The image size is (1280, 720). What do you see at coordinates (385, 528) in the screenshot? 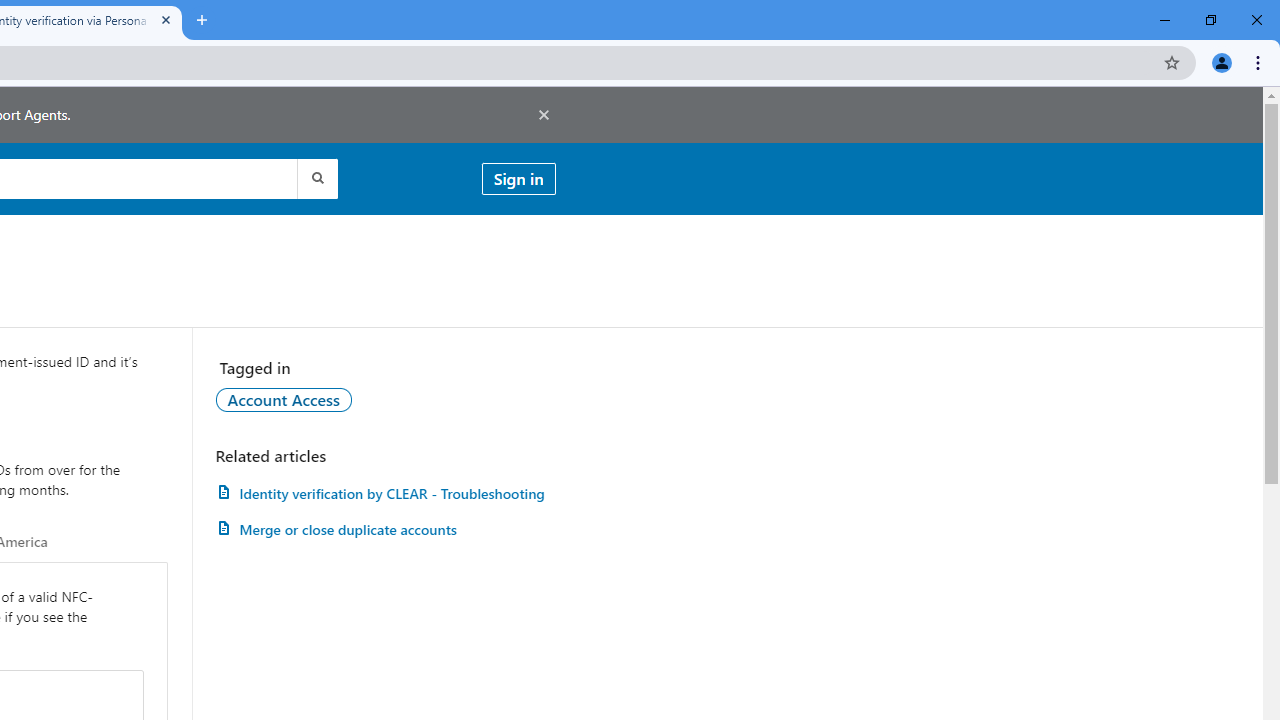
I see `'Merge or close duplicate accounts'` at bounding box center [385, 528].